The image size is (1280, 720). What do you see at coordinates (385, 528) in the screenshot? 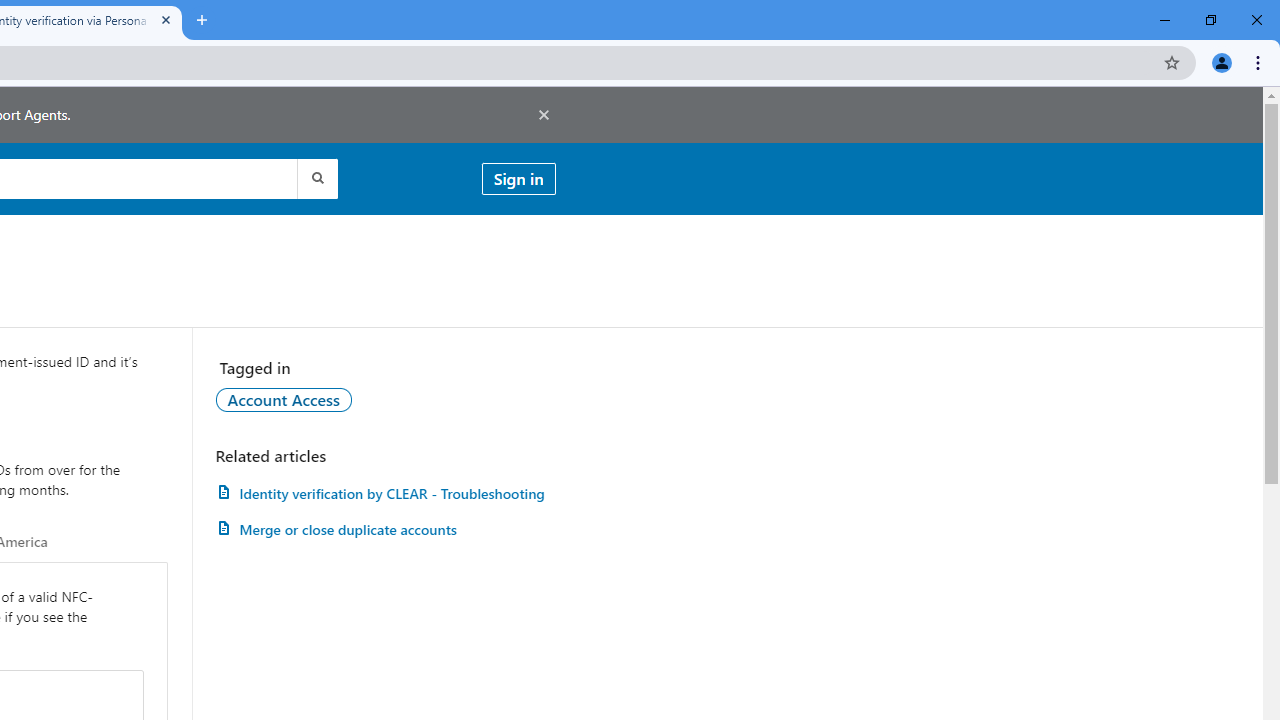
I see `'Merge or close duplicate accounts'` at bounding box center [385, 528].